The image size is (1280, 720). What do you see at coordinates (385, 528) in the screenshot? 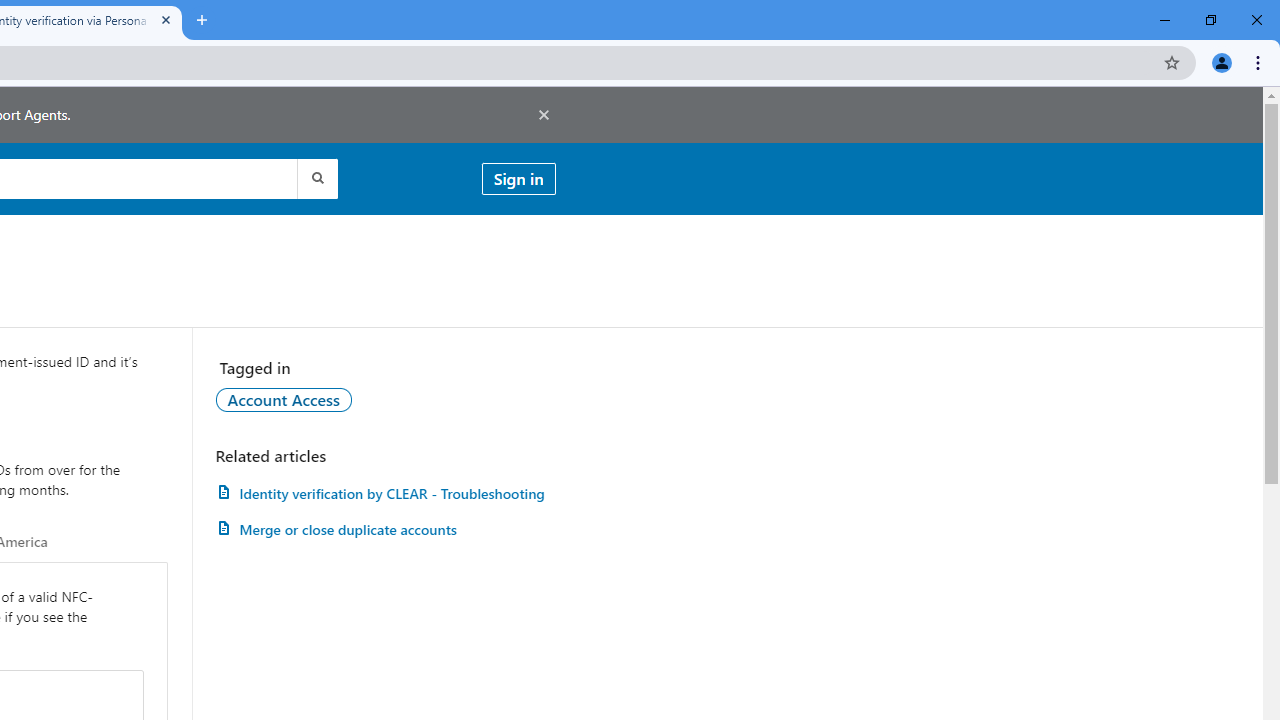
I see `'Merge or close duplicate accounts'` at bounding box center [385, 528].